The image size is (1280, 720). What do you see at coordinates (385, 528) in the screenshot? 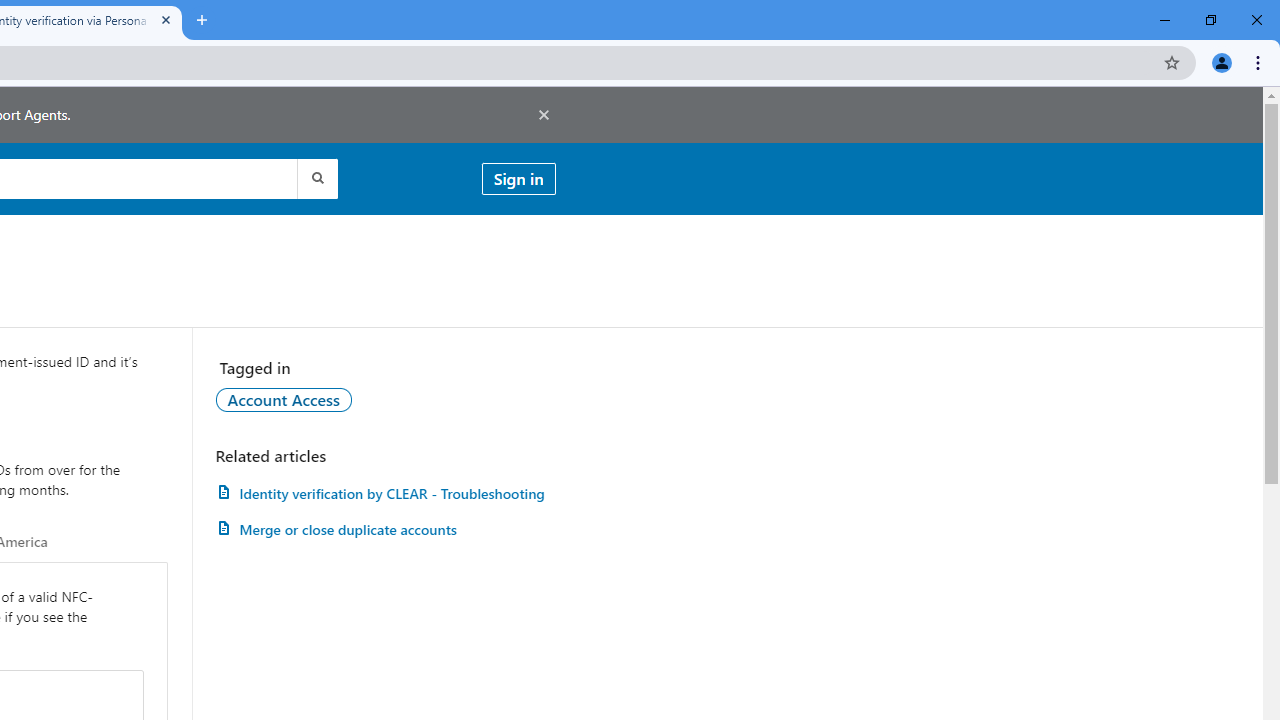
I see `'Merge or close duplicate accounts'` at bounding box center [385, 528].